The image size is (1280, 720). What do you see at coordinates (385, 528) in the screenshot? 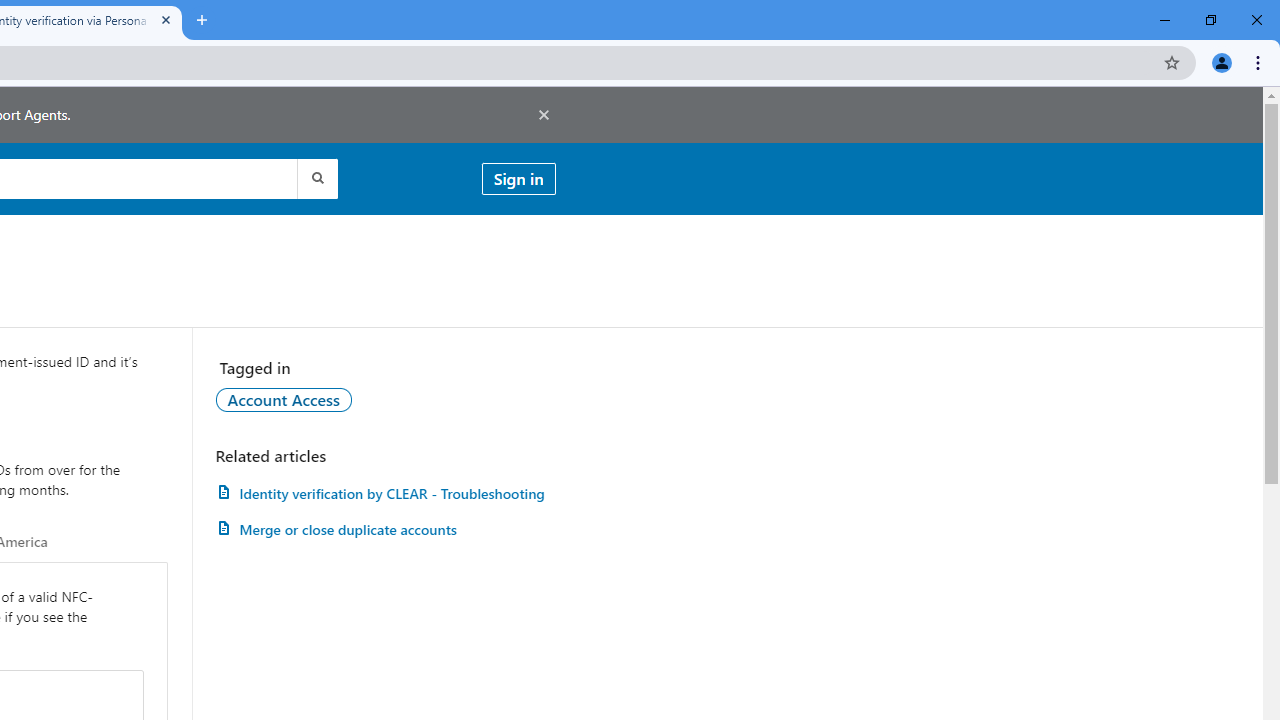
I see `'Merge or close duplicate accounts'` at bounding box center [385, 528].